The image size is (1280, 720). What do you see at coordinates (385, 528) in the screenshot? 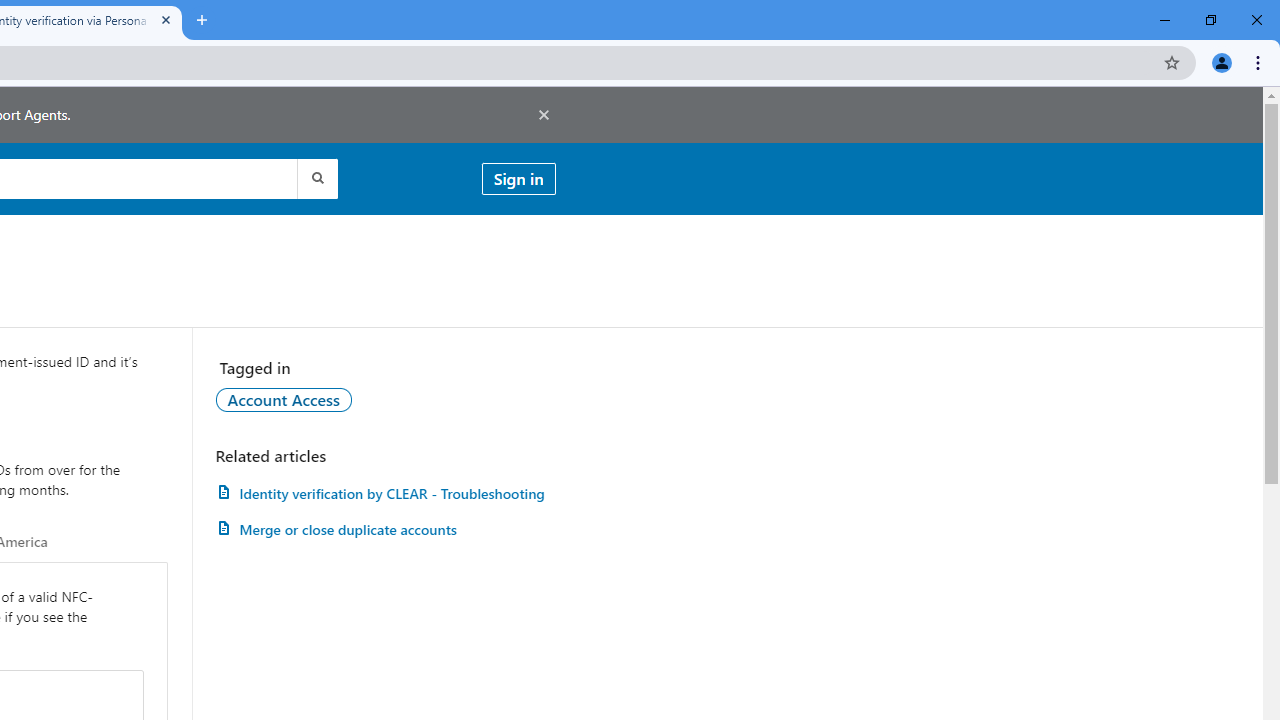
I see `'Merge or close duplicate accounts'` at bounding box center [385, 528].